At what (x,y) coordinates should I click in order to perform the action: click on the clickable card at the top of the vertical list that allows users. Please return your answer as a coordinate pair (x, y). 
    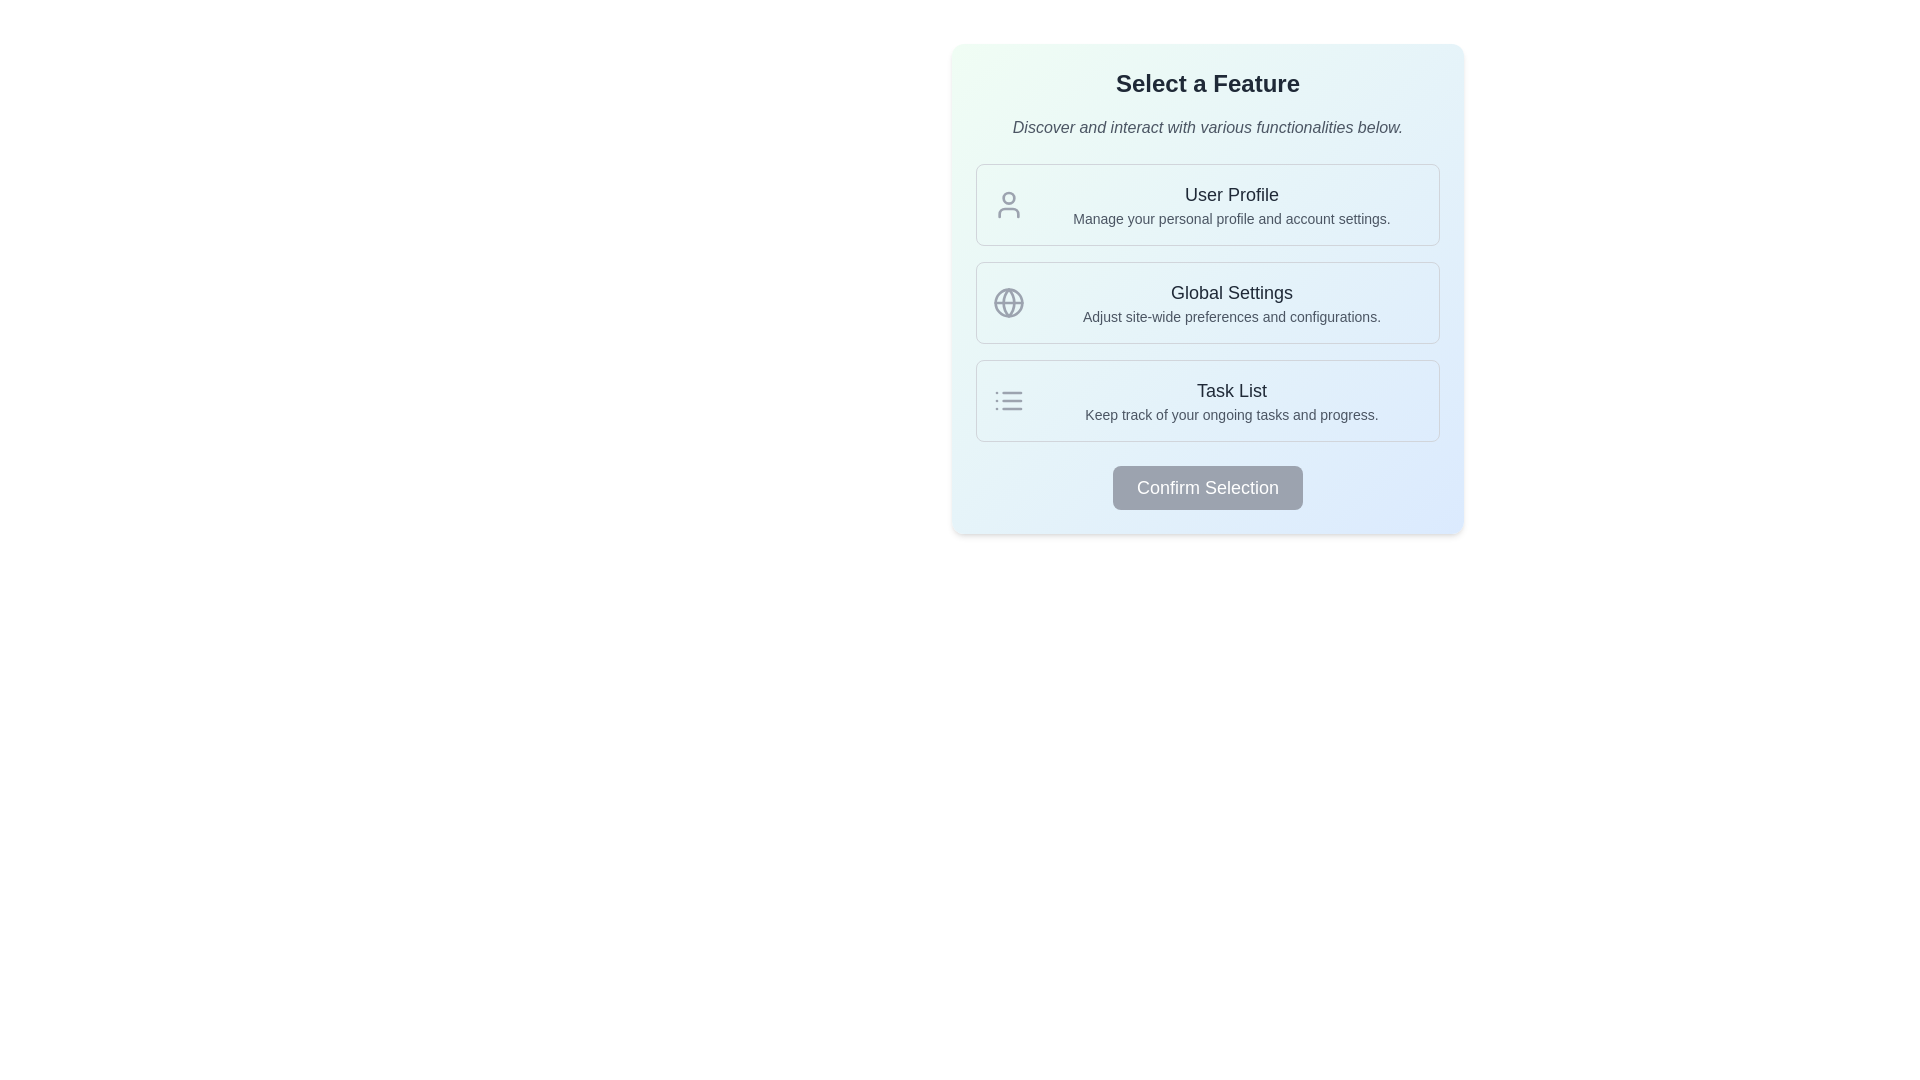
    Looking at the image, I should click on (1207, 204).